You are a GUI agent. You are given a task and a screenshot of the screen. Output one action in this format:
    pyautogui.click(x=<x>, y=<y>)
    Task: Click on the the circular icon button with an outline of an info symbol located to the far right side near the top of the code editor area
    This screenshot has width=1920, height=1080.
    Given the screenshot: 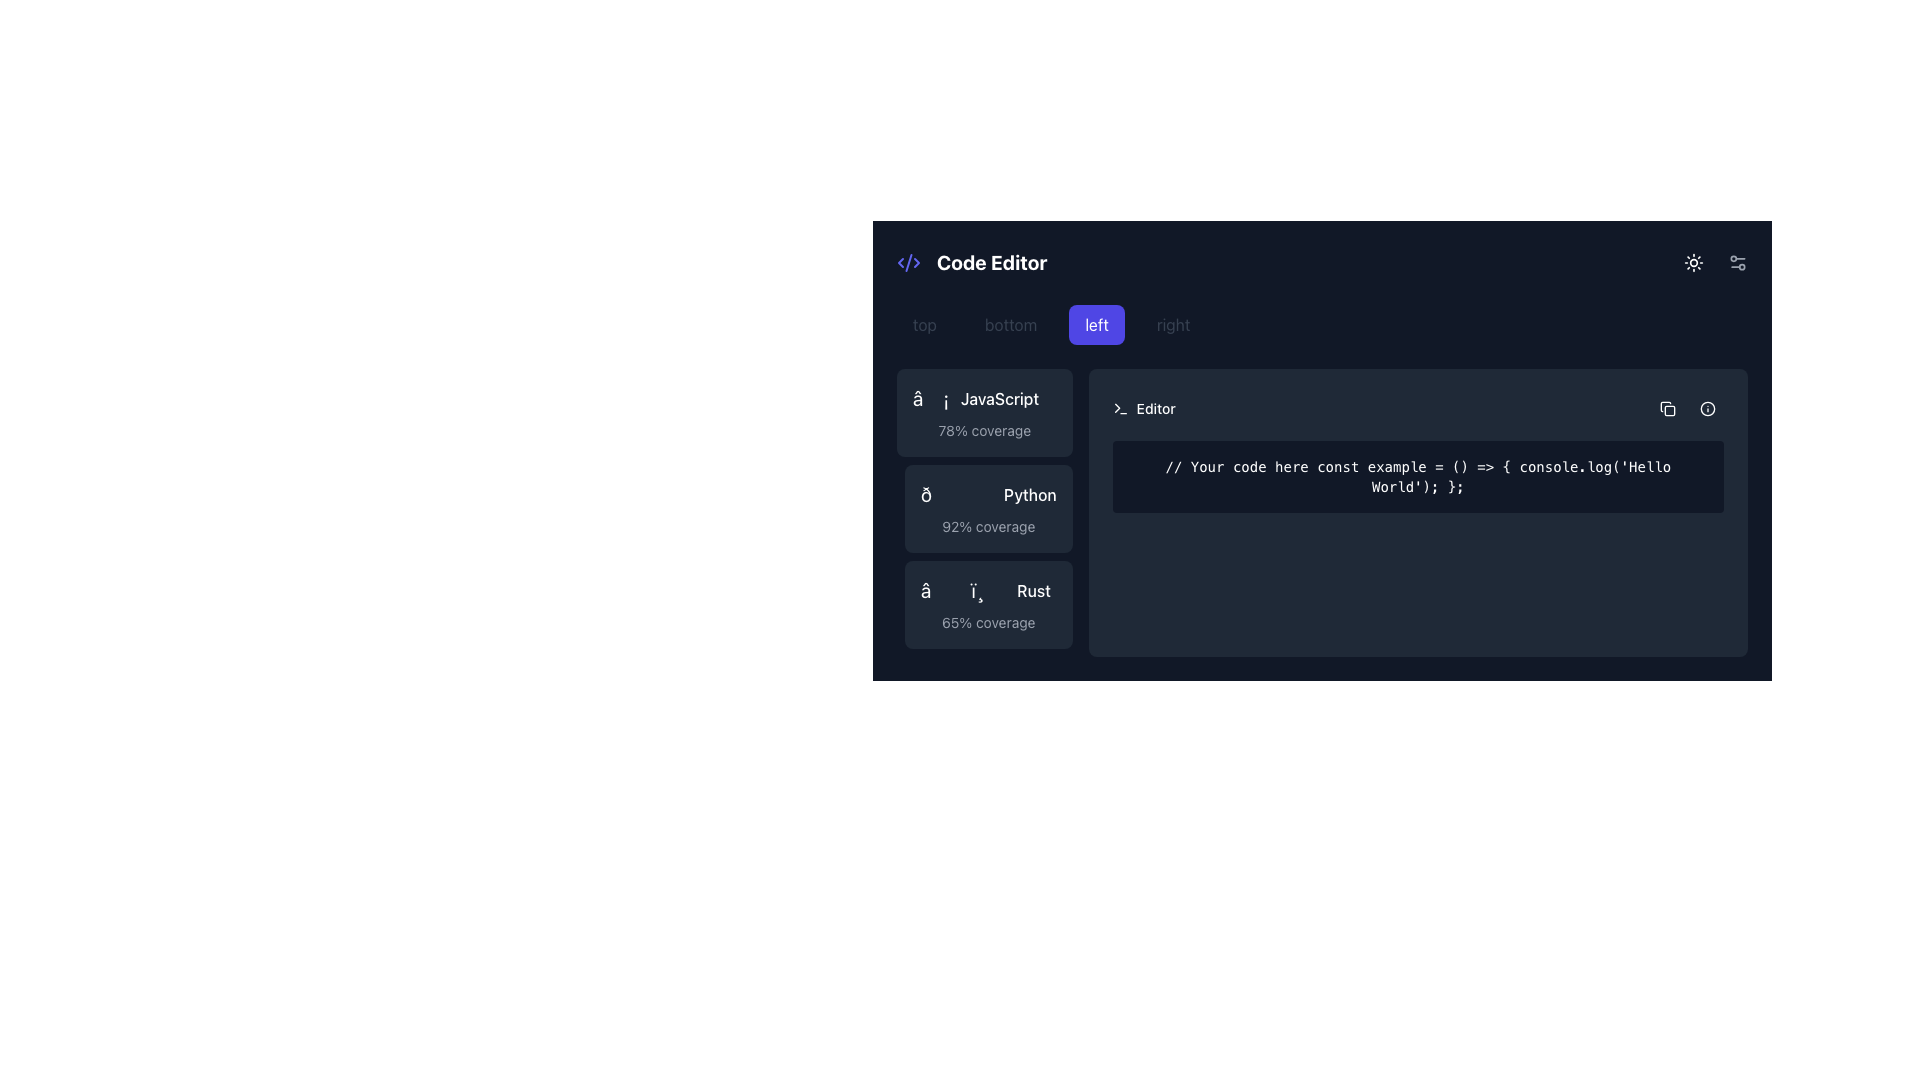 What is the action you would take?
    pyautogui.click(x=1707, y=407)
    